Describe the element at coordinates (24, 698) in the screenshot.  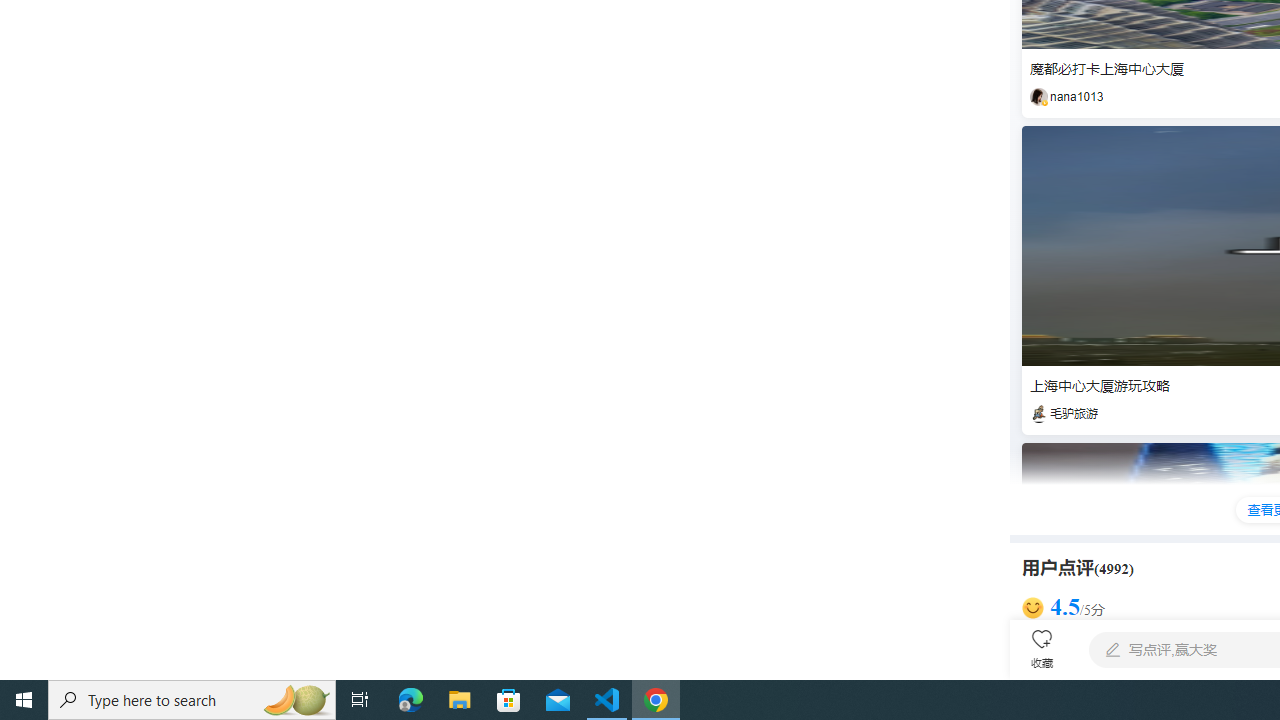
I see `'Start'` at that location.